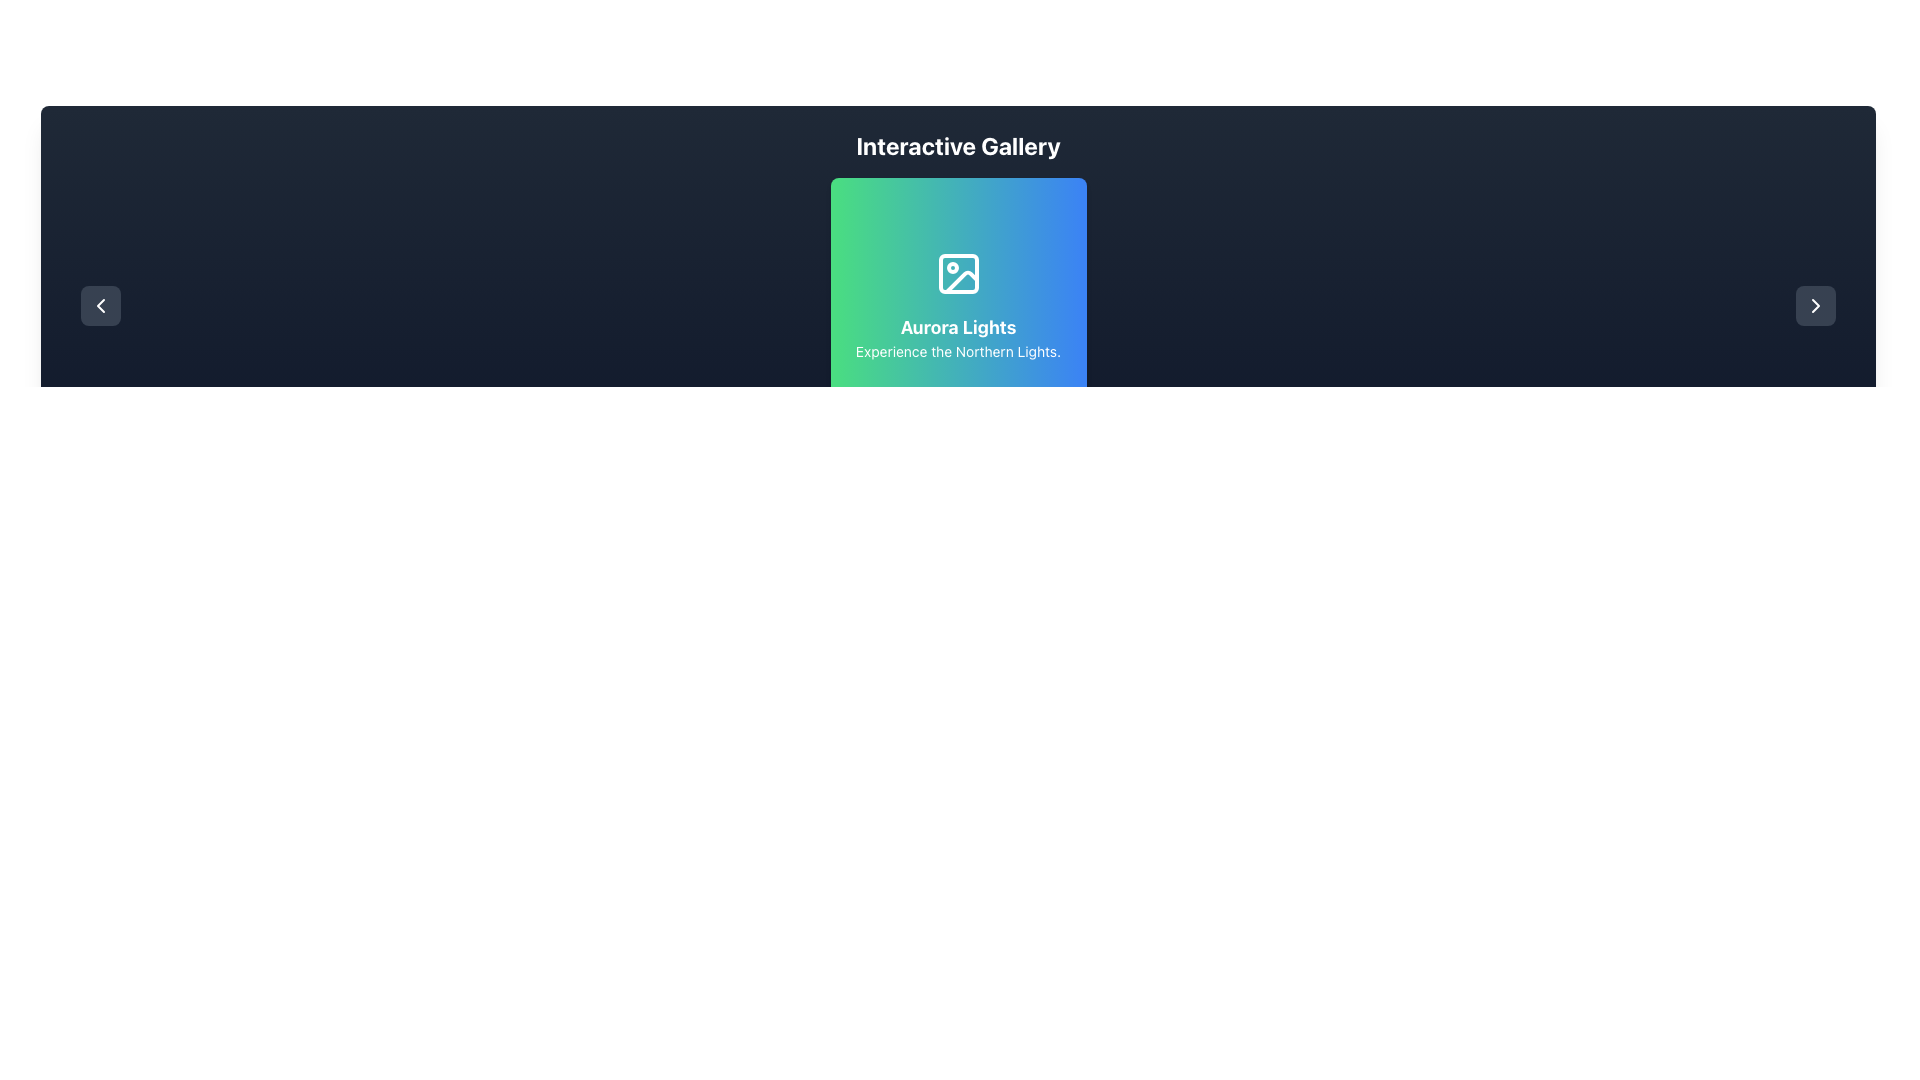 The width and height of the screenshot is (1920, 1080). What do you see at coordinates (99, 305) in the screenshot?
I see `the small, square button with a left-pointing chevron icon located in the top-left corner of the dark header section` at bounding box center [99, 305].